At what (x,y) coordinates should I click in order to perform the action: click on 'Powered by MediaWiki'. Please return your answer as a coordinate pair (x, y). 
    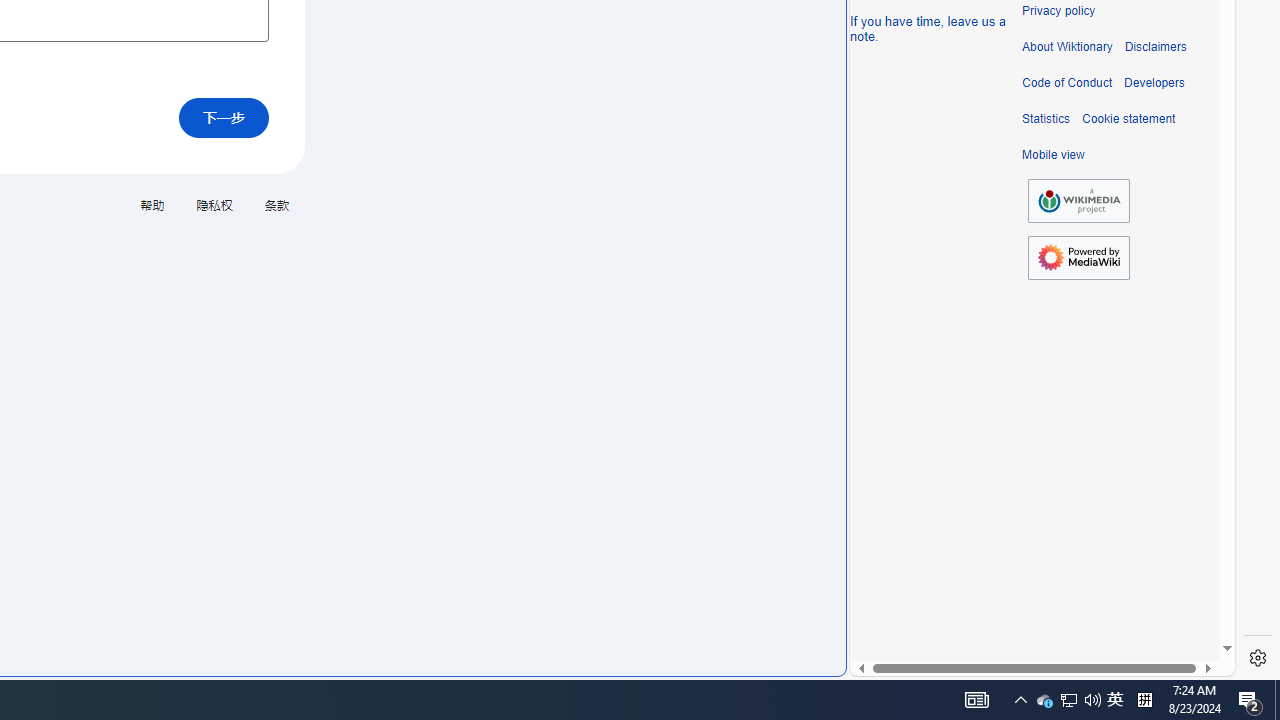
    Looking at the image, I should click on (1078, 256).